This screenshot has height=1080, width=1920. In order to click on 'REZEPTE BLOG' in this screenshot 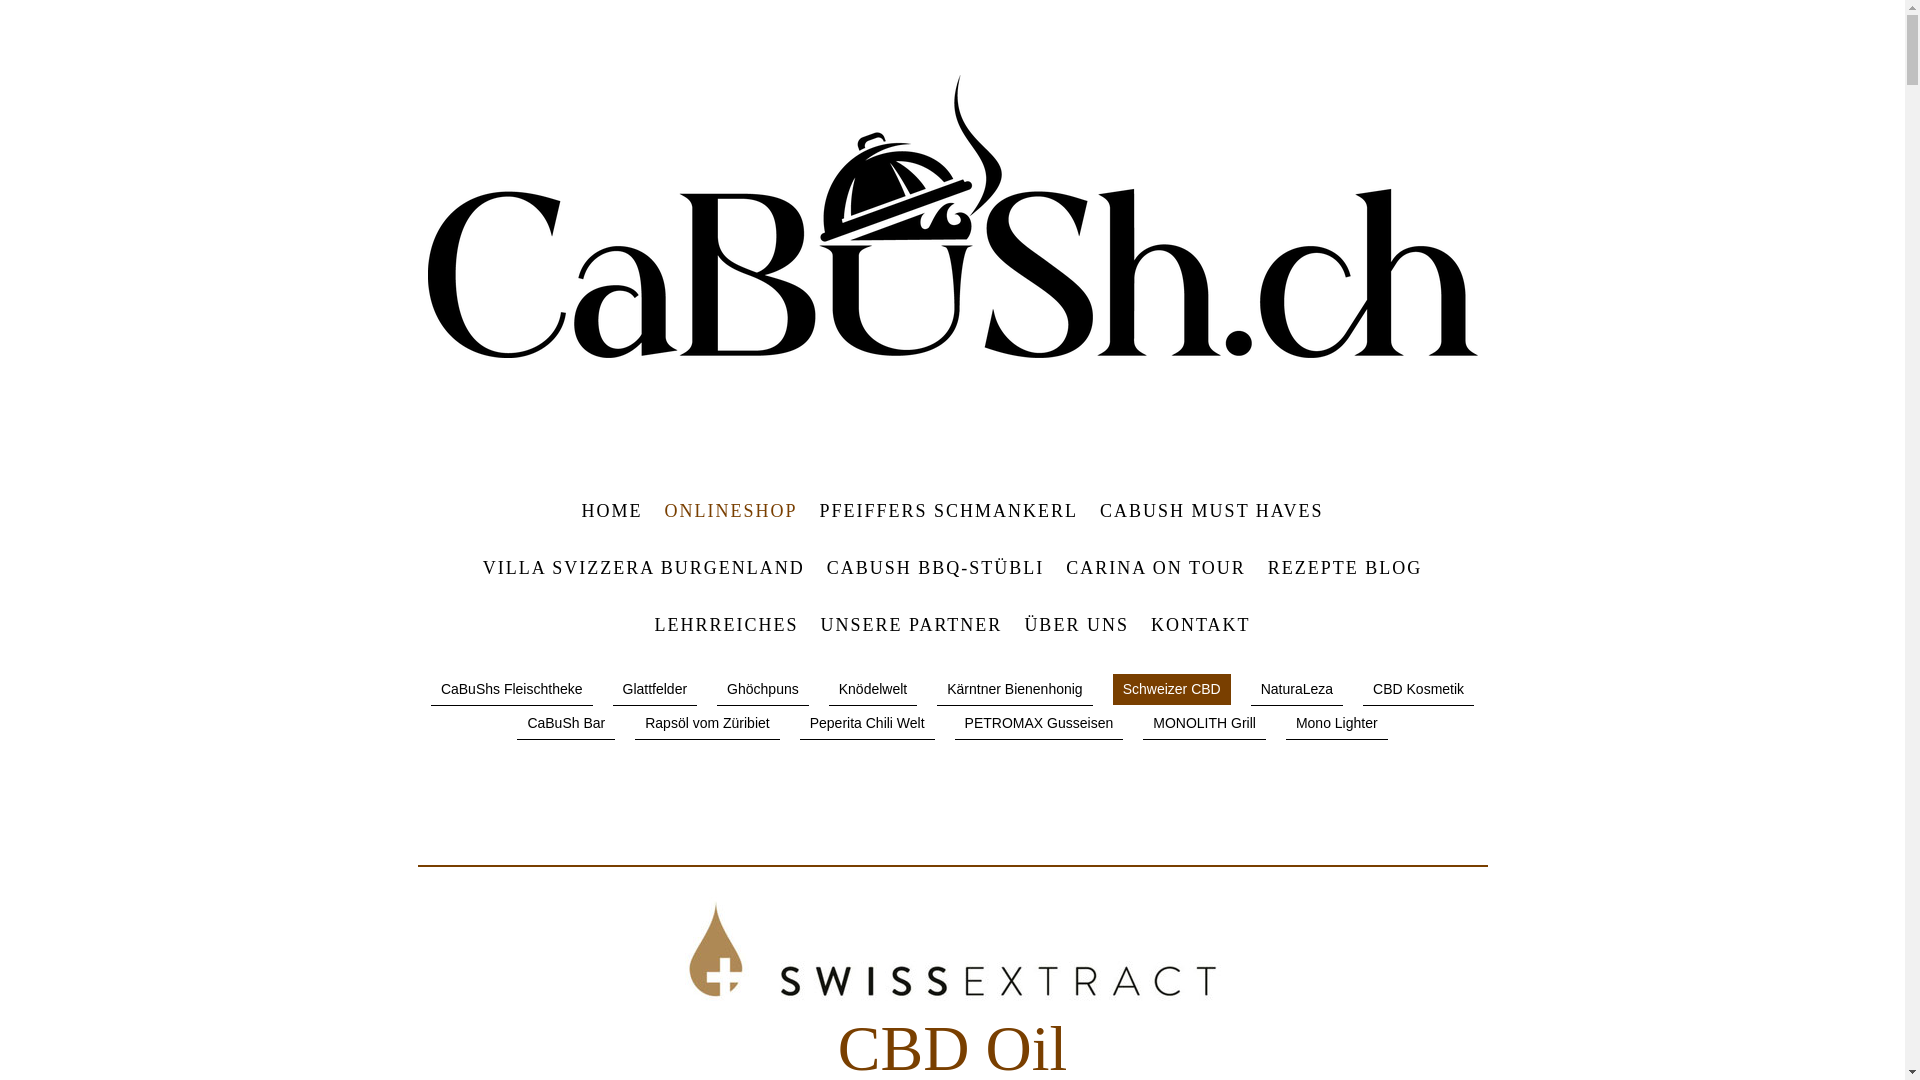, I will do `click(1345, 568)`.